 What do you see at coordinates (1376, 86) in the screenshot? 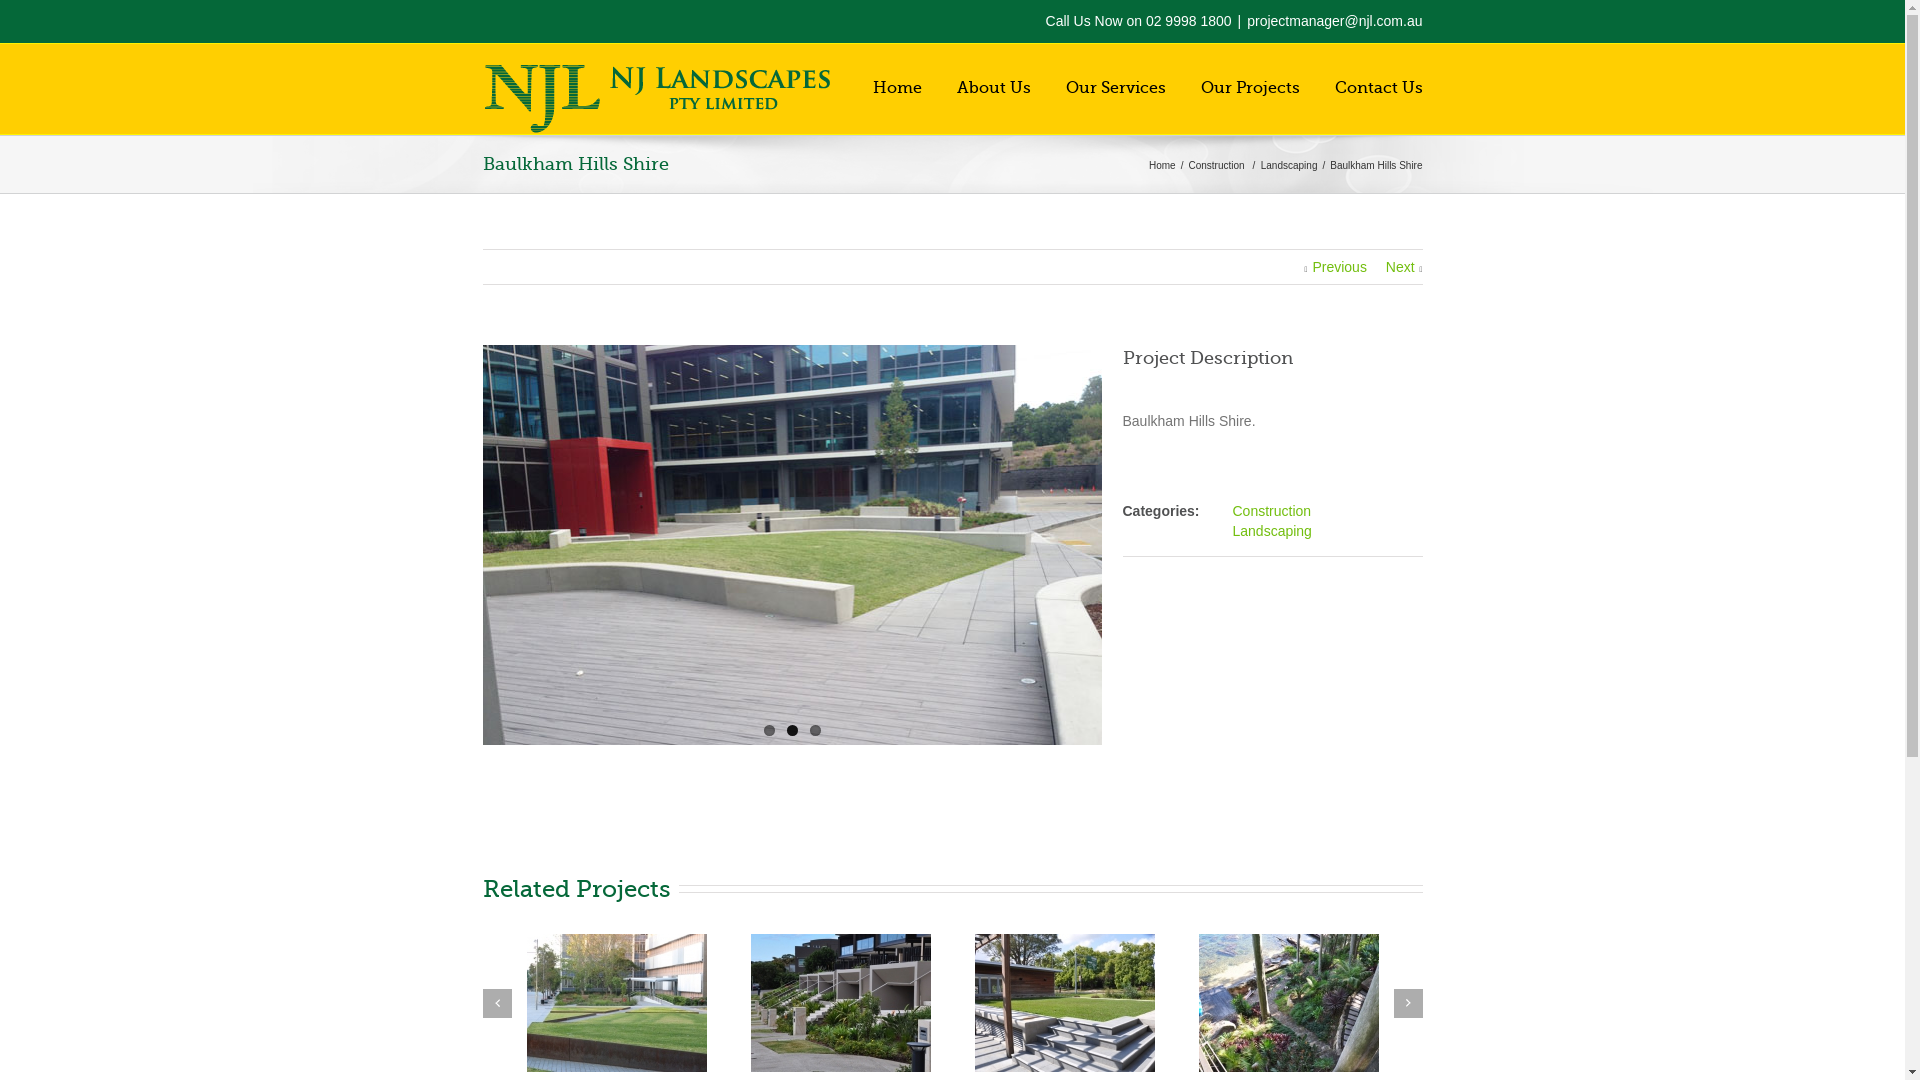
I see `'Contact Us'` at bounding box center [1376, 86].